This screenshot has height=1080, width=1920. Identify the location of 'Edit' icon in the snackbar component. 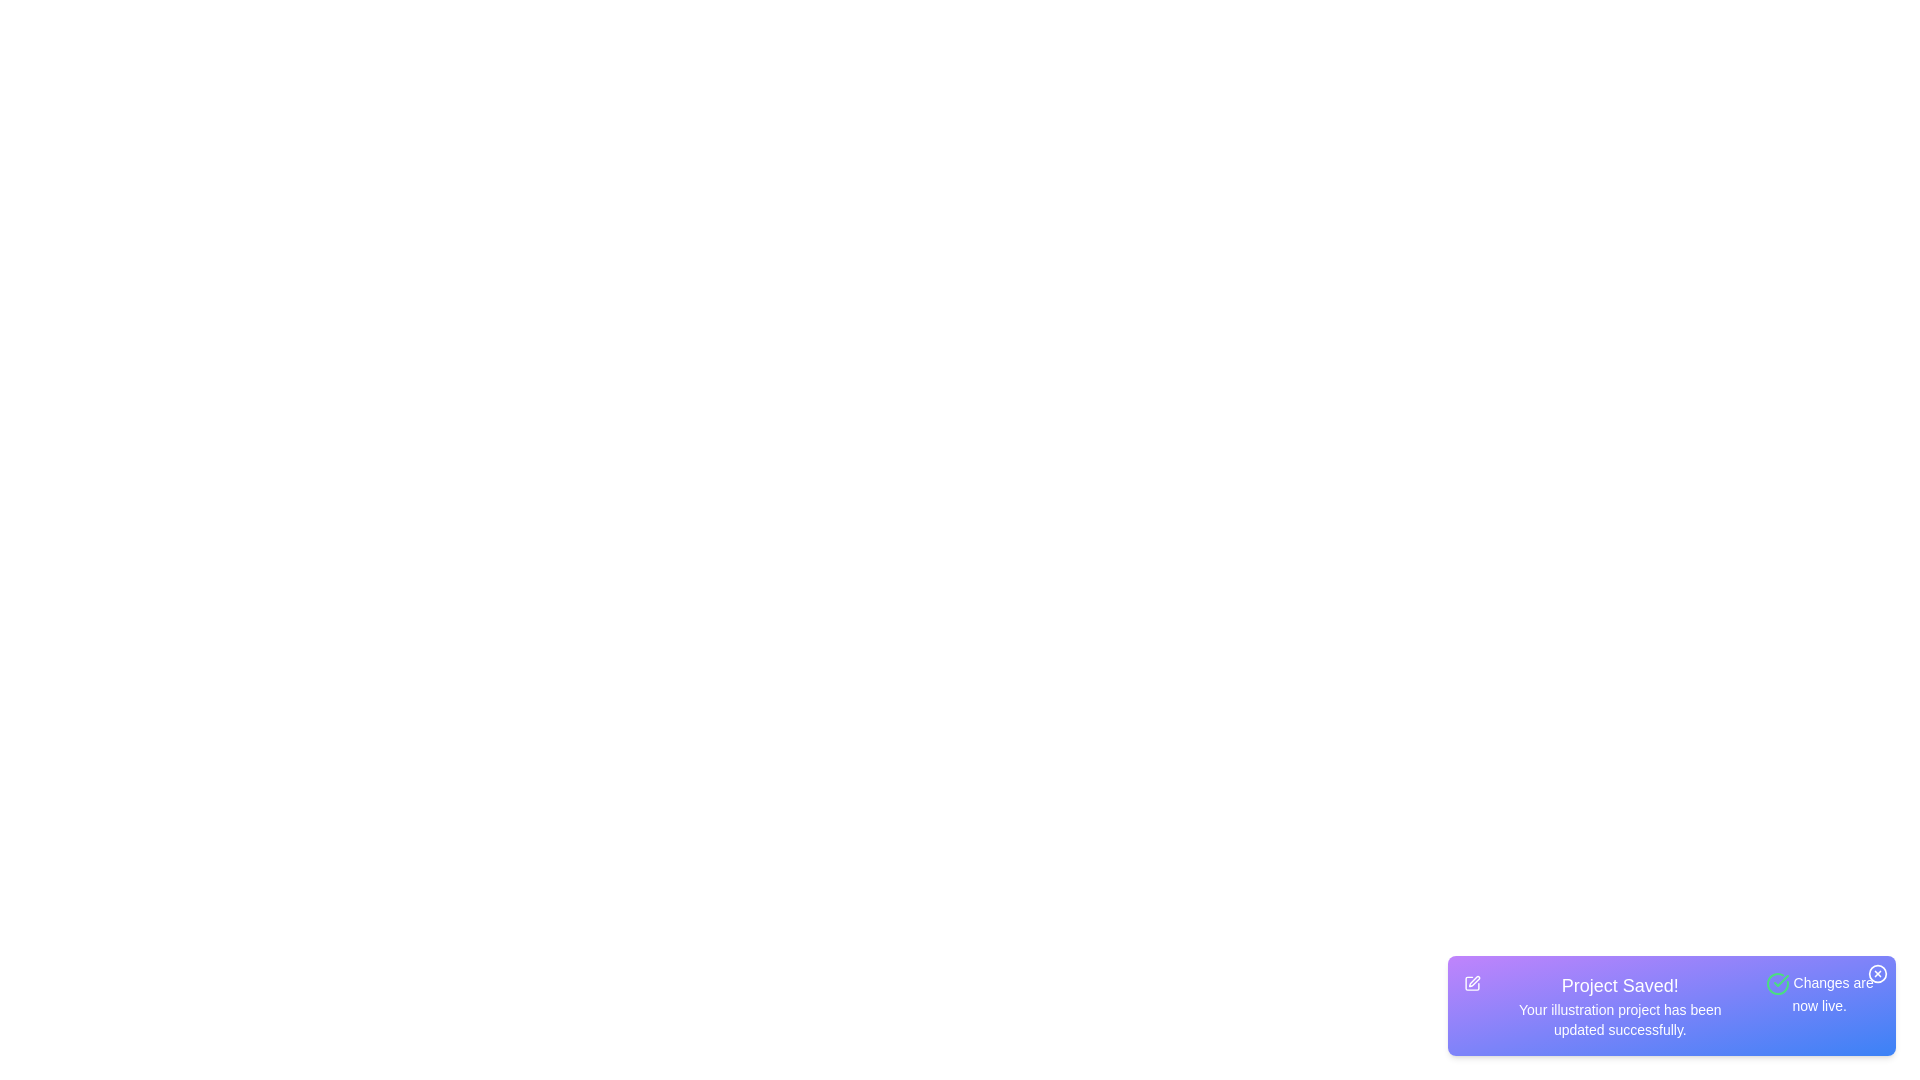
(1472, 982).